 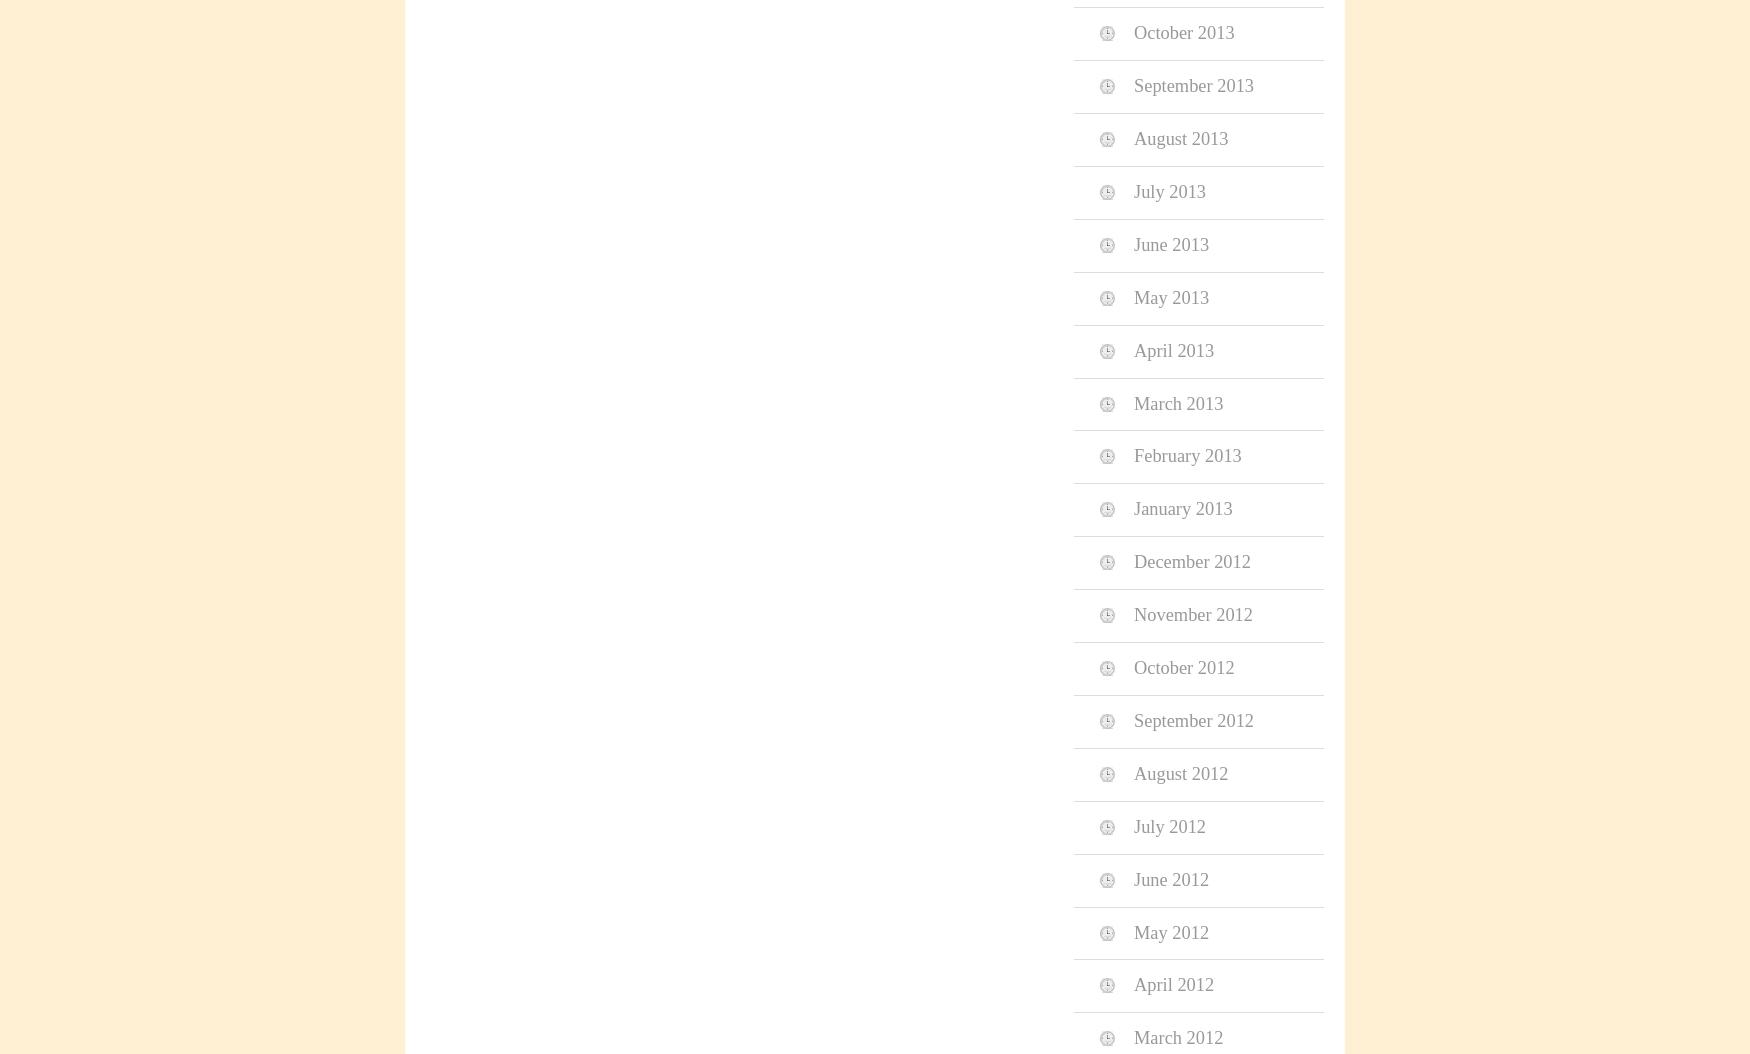 I want to click on 'June 2012', so click(x=1170, y=879).